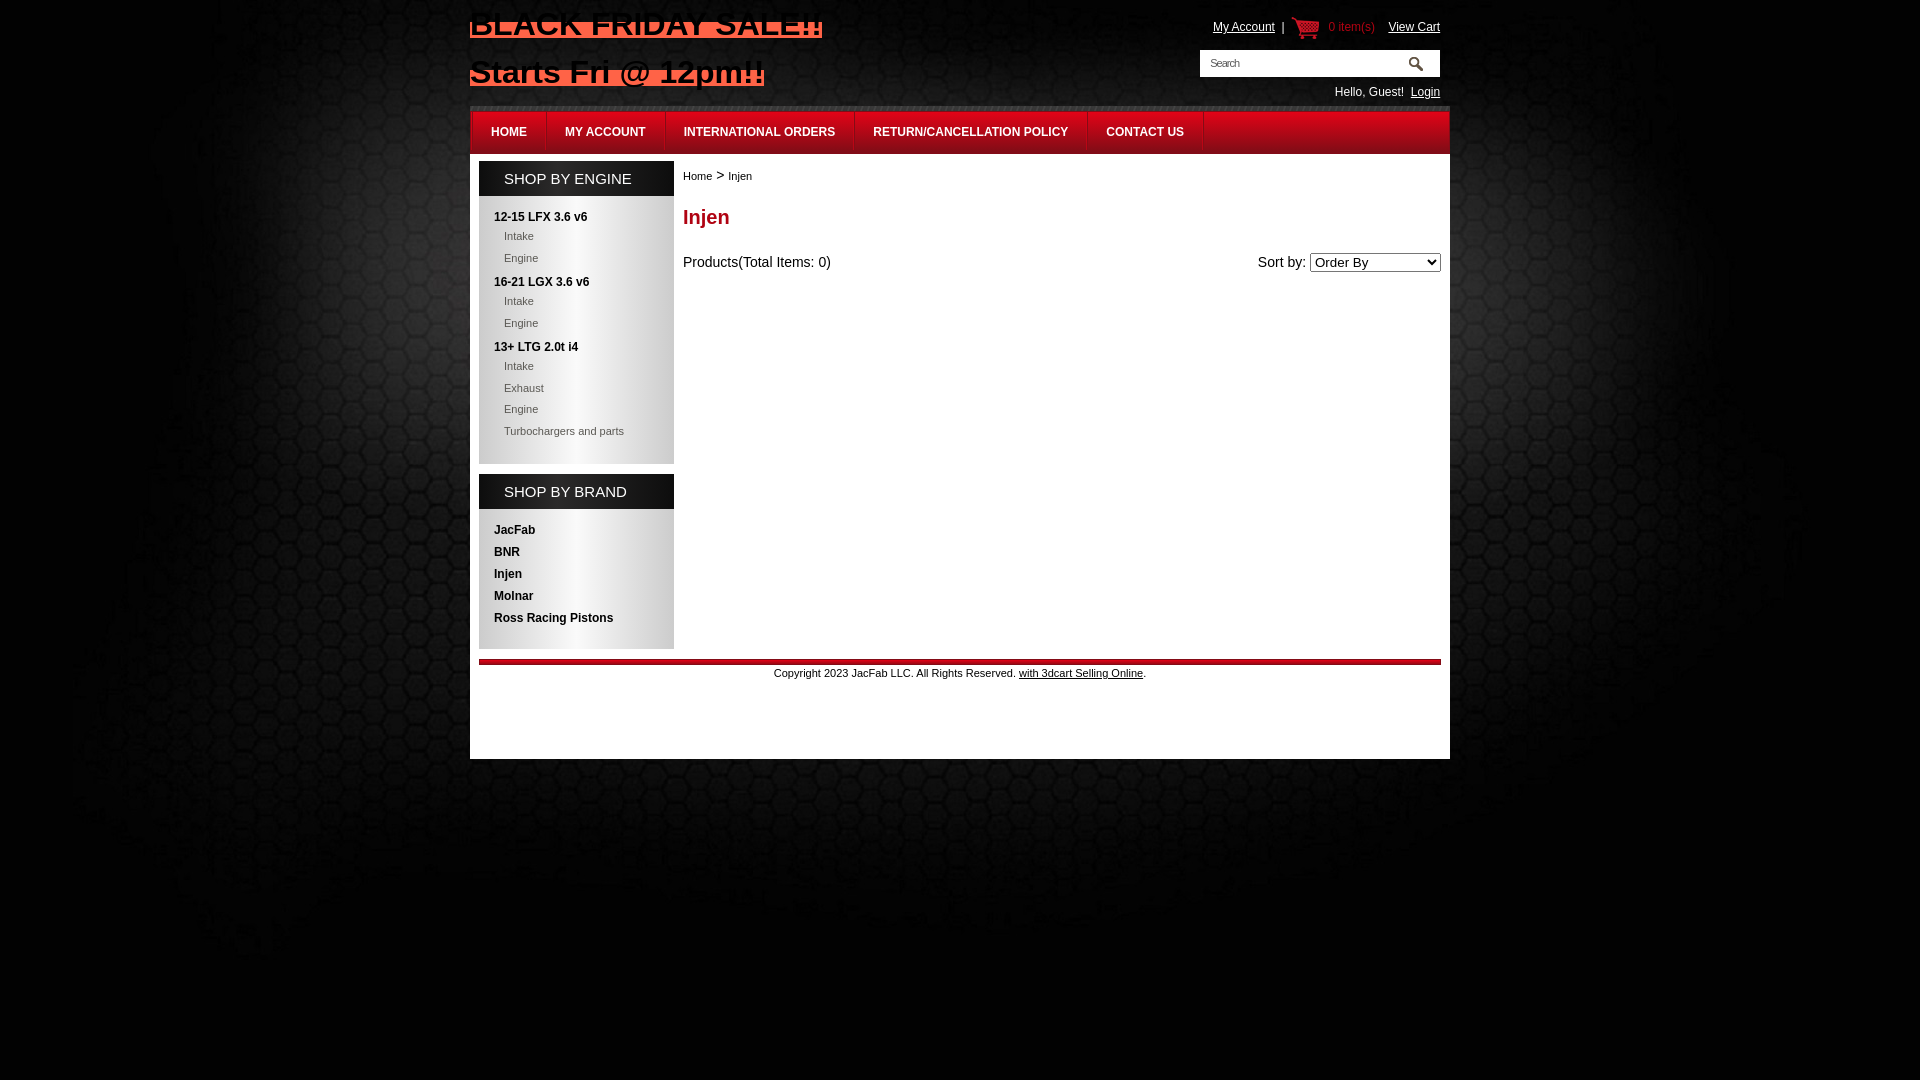 The width and height of the screenshot is (1920, 1080). Describe the element at coordinates (478, 551) in the screenshot. I see `'BNR'` at that location.